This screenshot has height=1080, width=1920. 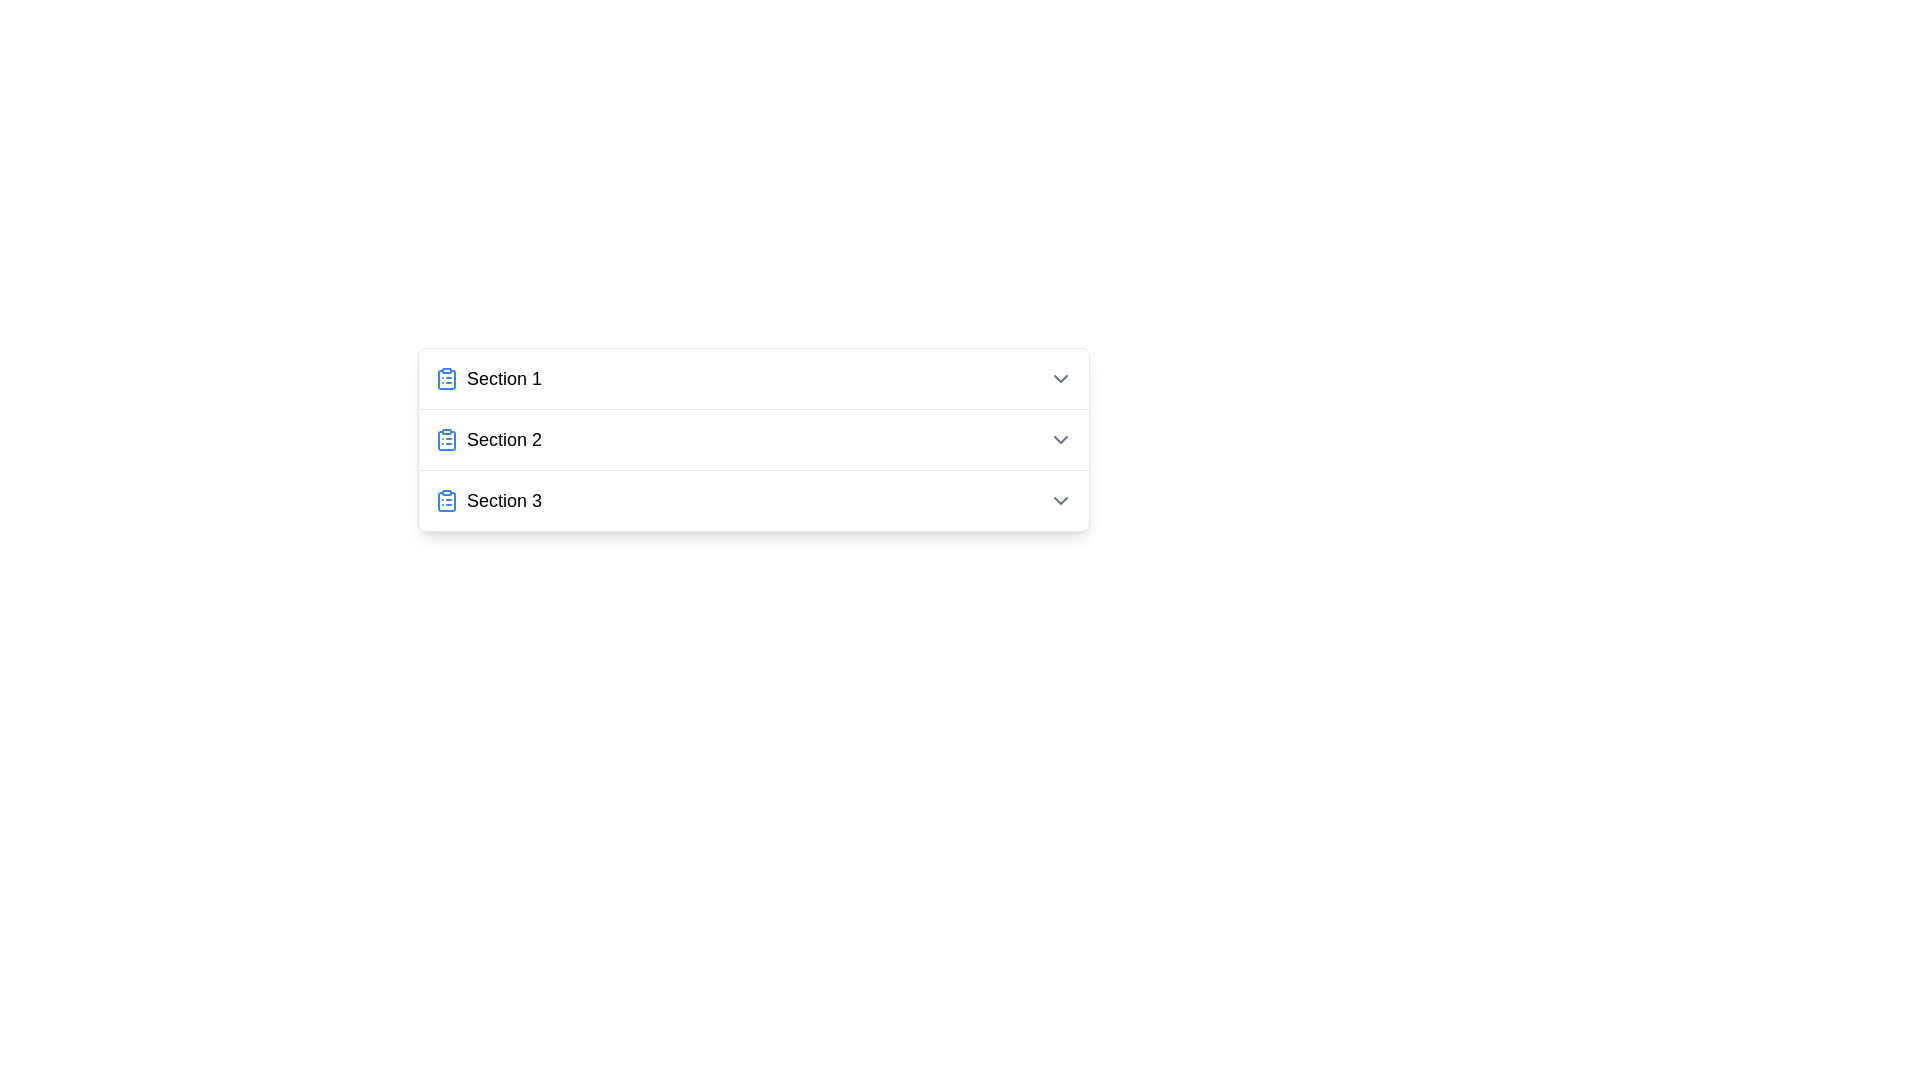 What do you see at coordinates (488, 438) in the screenshot?
I see `the labeled menu item located beneath 'Section 1' and above 'Section 3'` at bounding box center [488, 438].